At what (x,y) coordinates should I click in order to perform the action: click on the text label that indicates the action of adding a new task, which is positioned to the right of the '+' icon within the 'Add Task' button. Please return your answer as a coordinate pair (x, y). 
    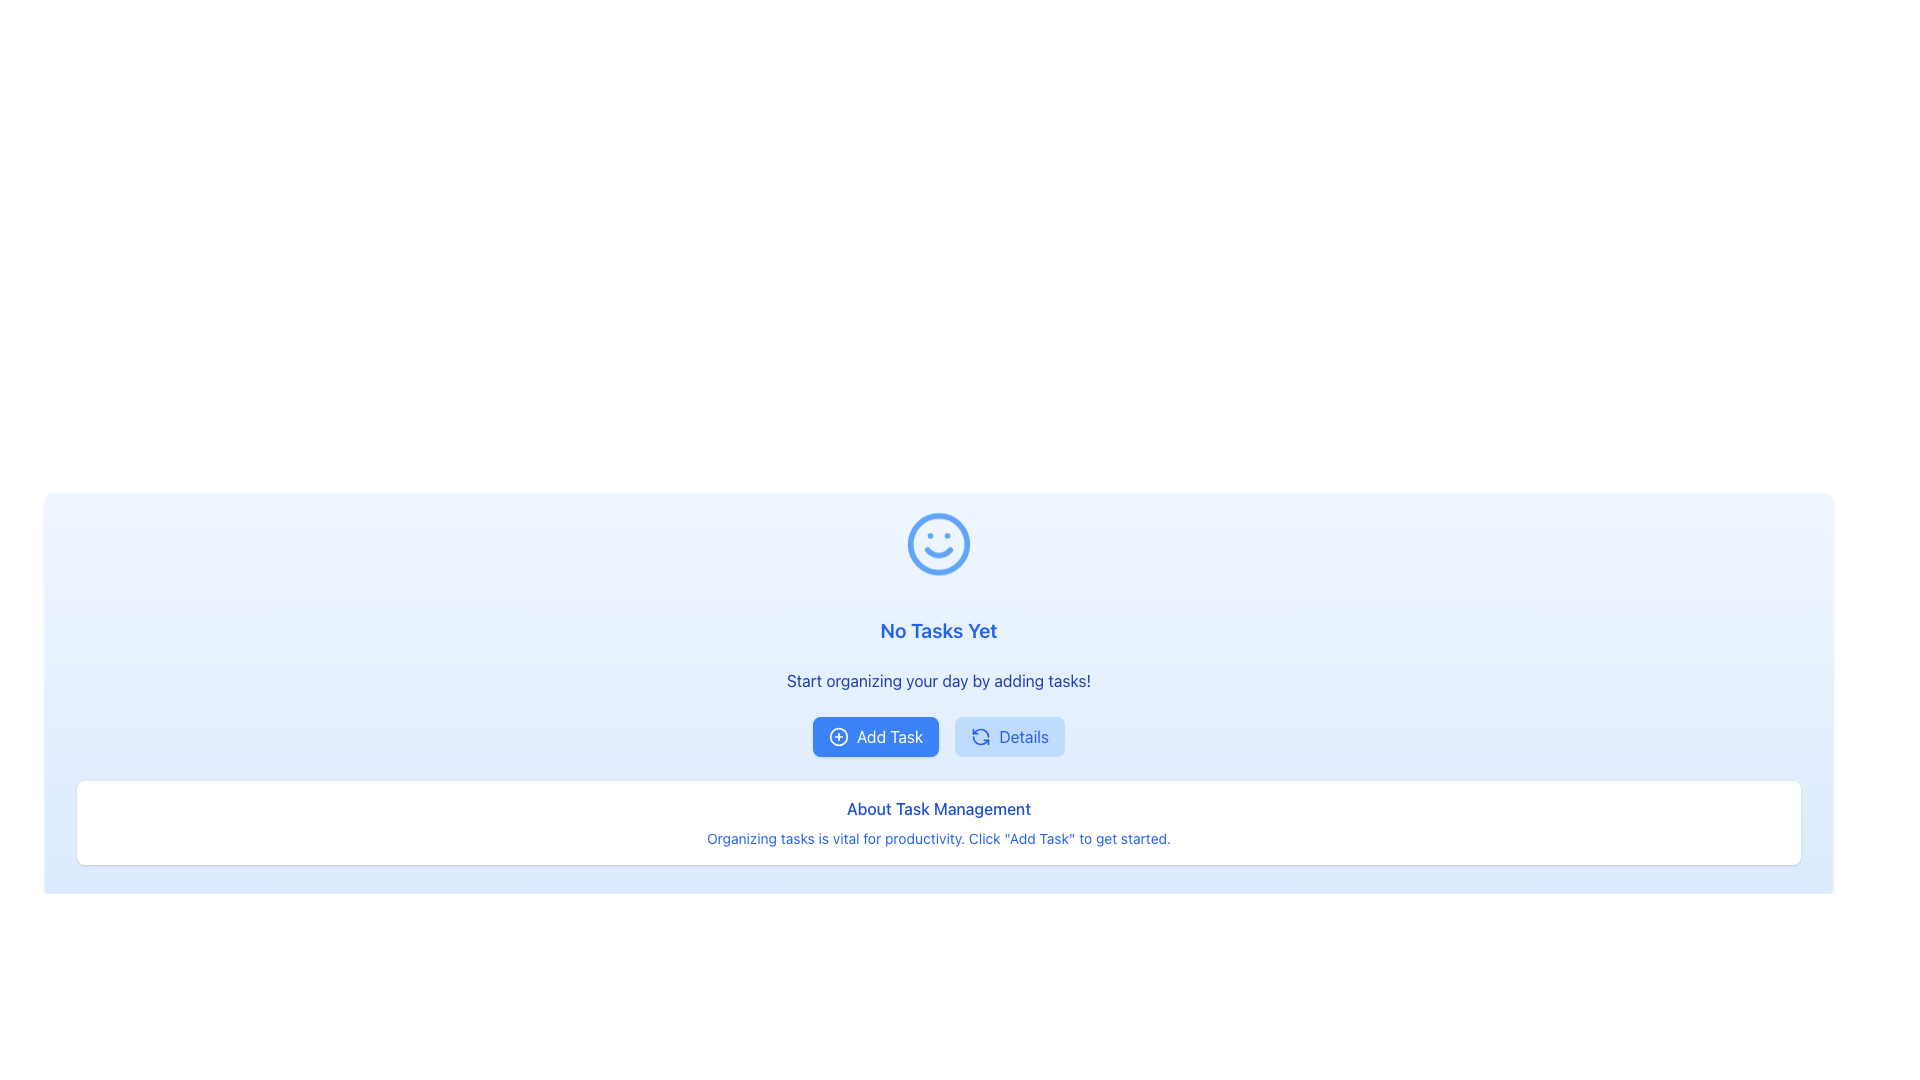
    Looking at the image, I should click on (889, 736).